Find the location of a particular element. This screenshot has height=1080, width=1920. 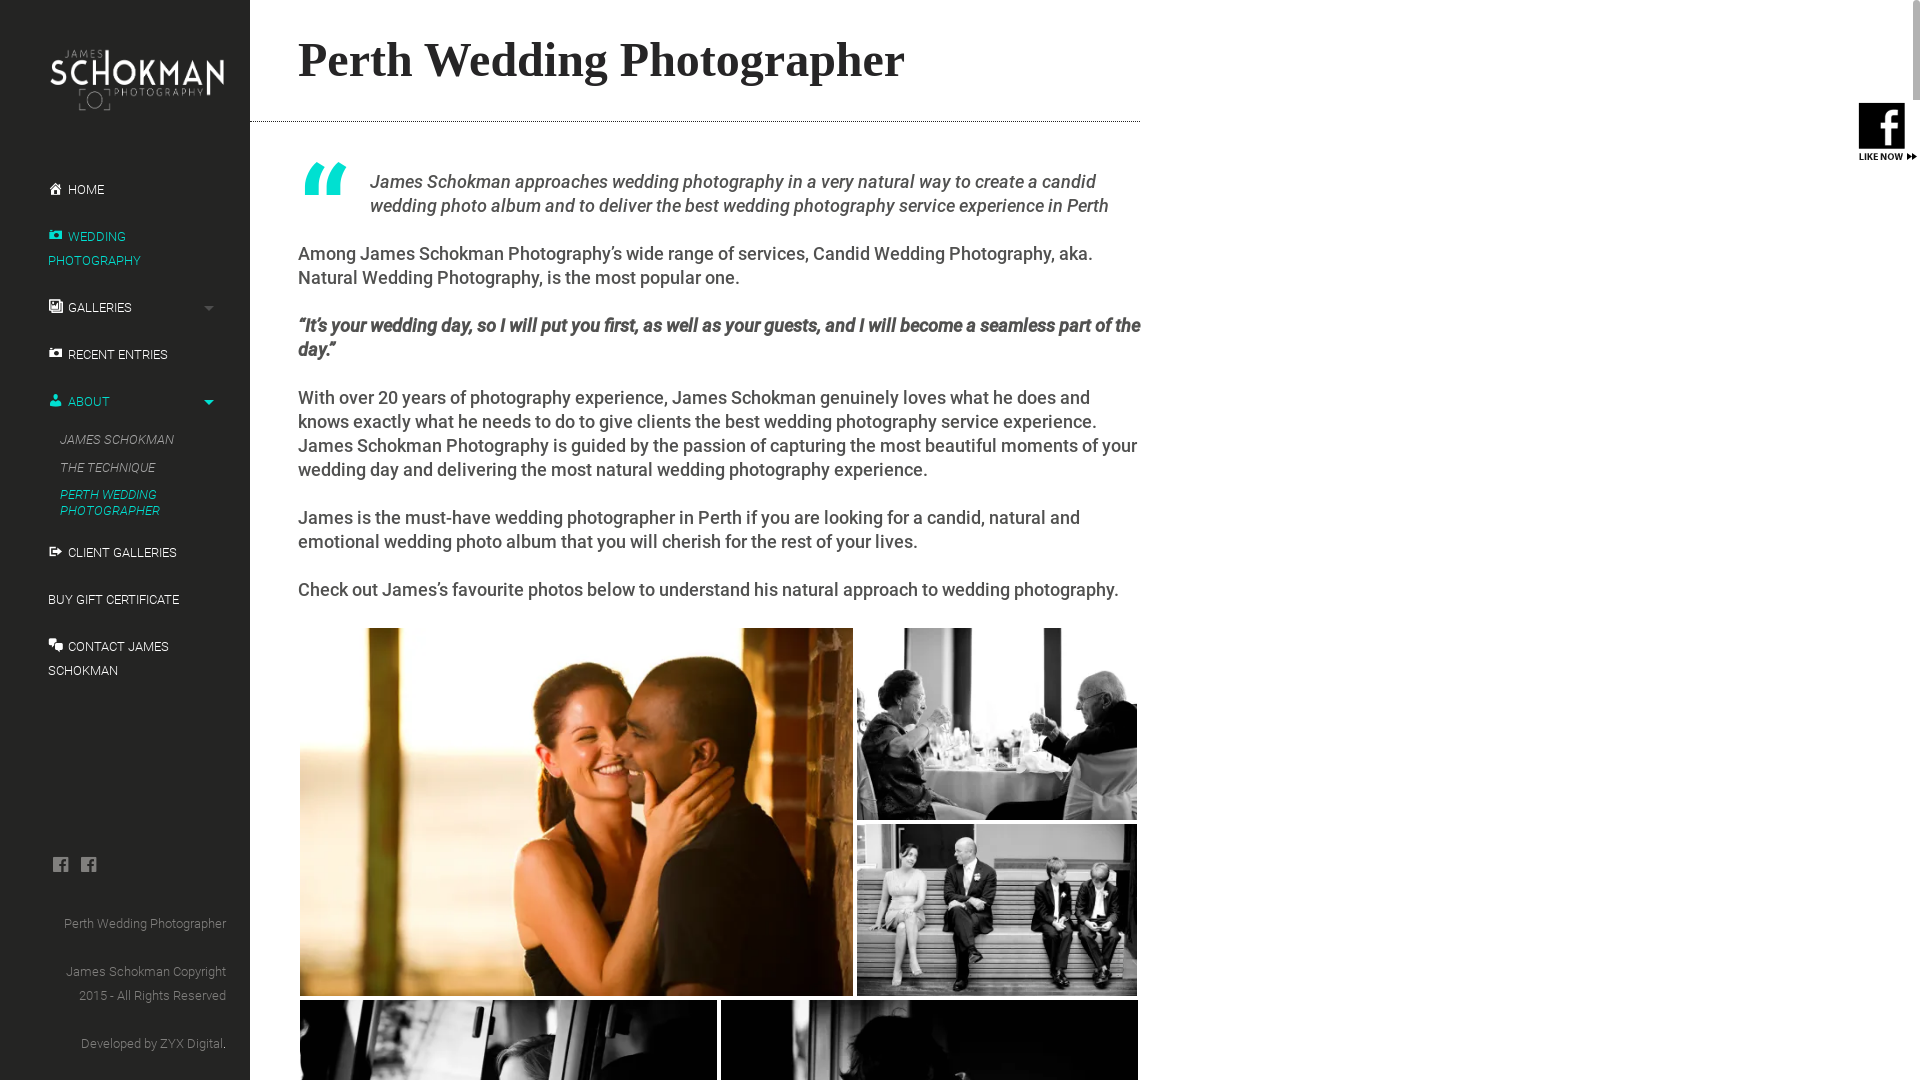

'CLIENT GALLERIES' is located at coordinates (24, 552).